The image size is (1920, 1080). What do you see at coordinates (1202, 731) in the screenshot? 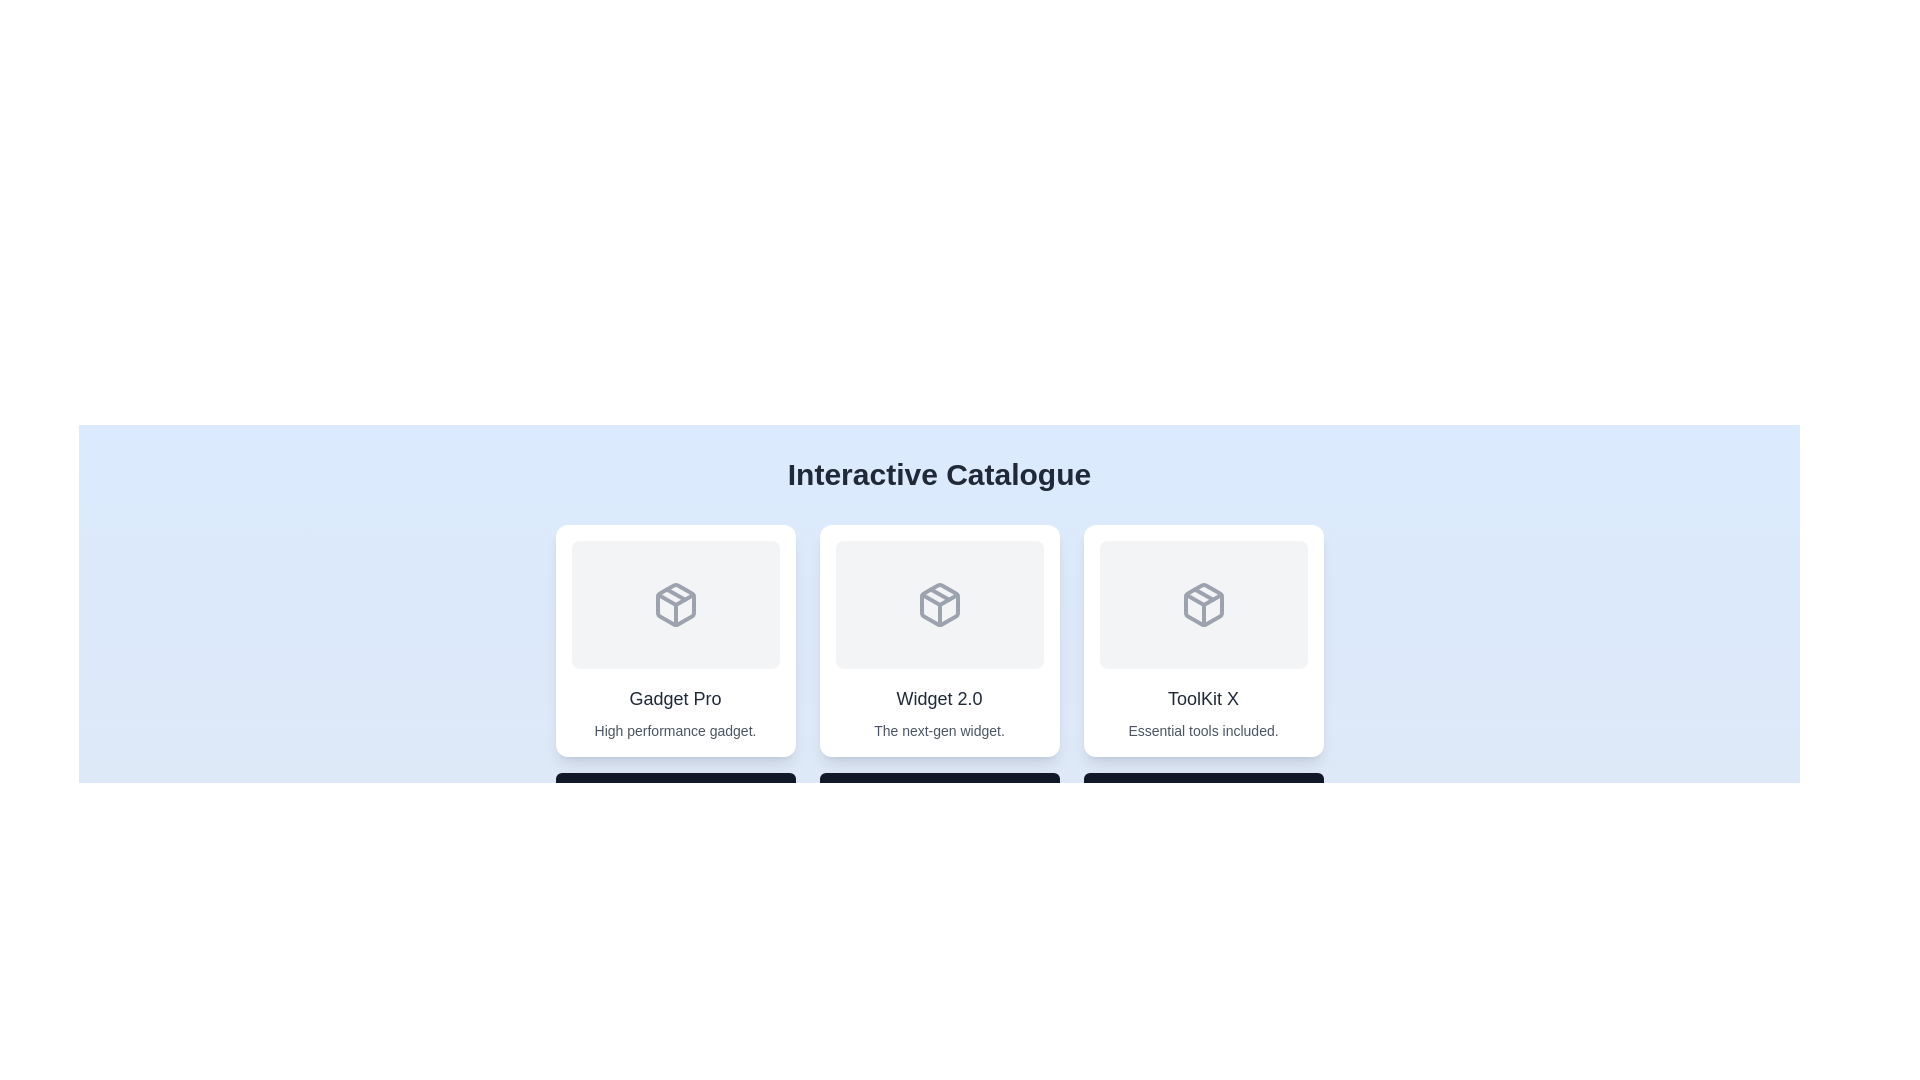
I see `the text label located at the bottom of the 'ToolKit X' card, which provides additional information or a feature summary` at bounding box center [1202, 731].